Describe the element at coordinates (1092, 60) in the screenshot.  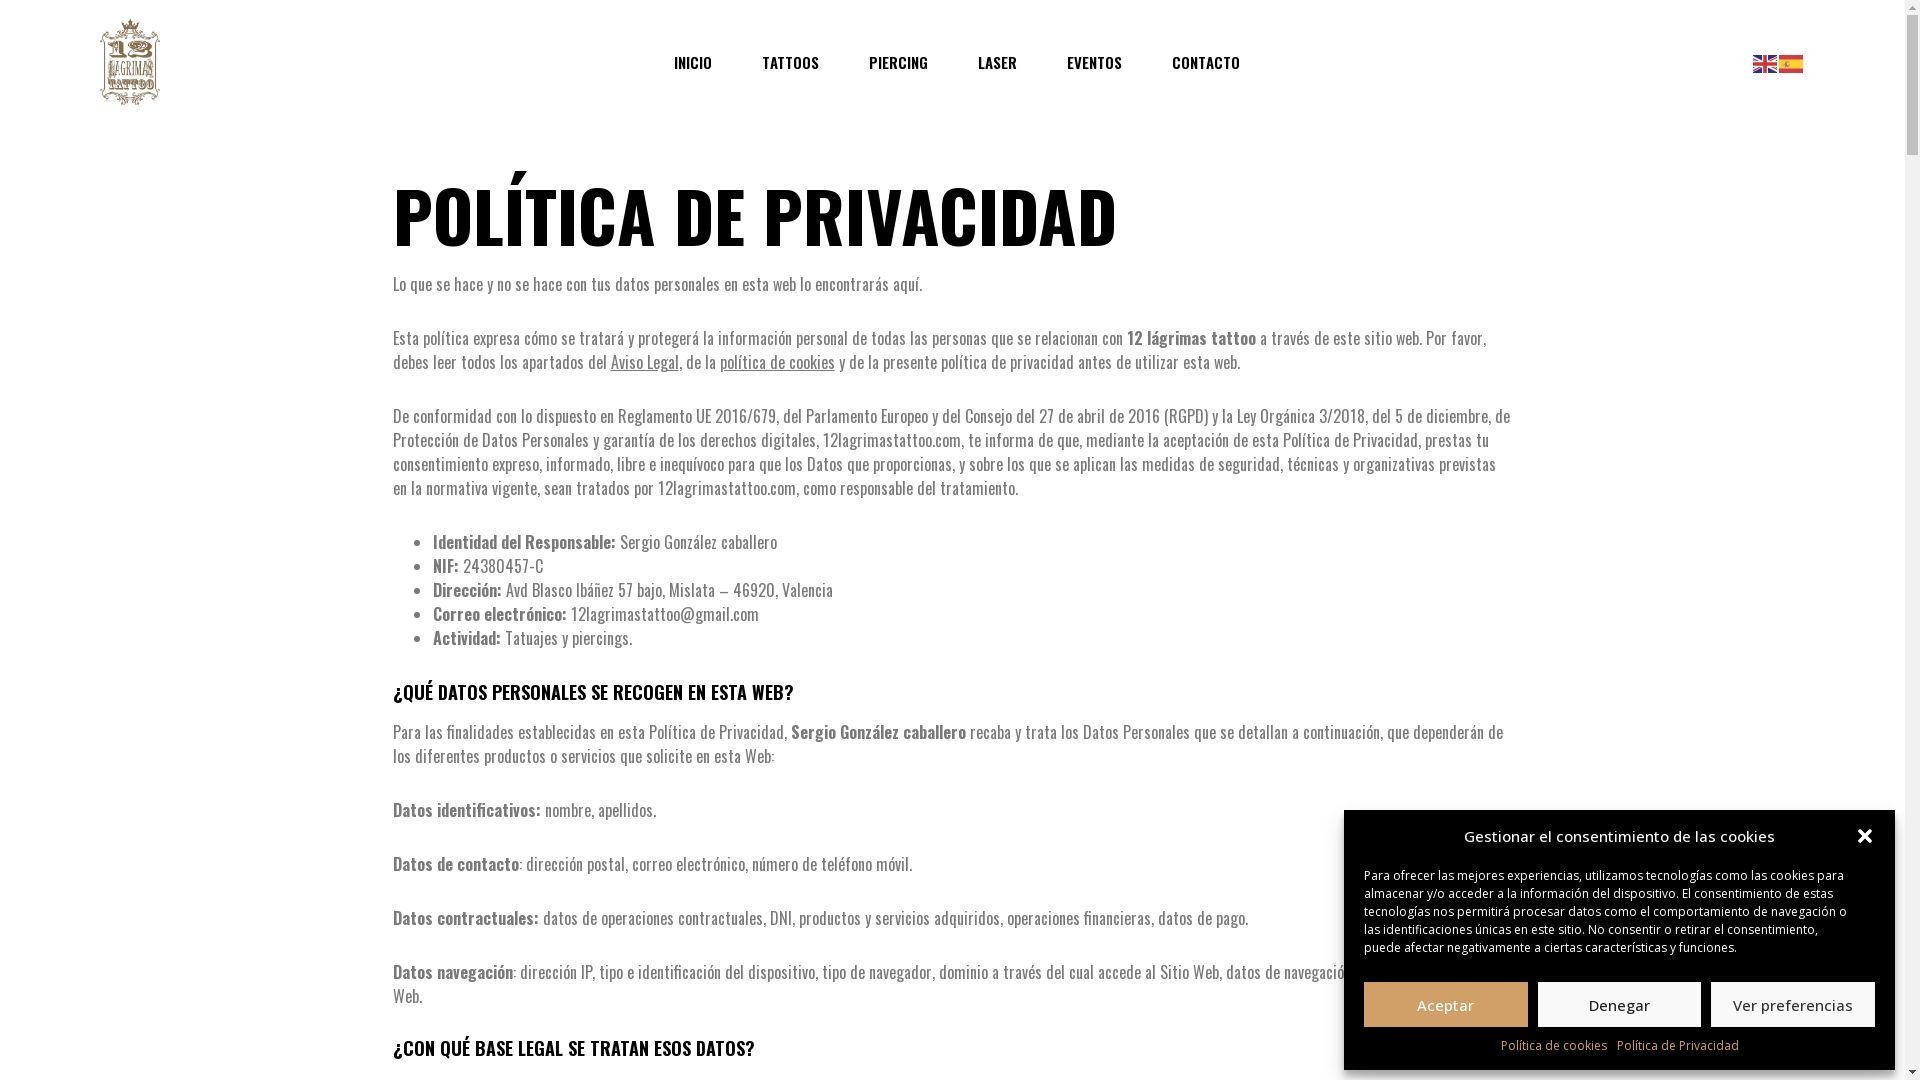
I see `'EVENTOS'` at that location.